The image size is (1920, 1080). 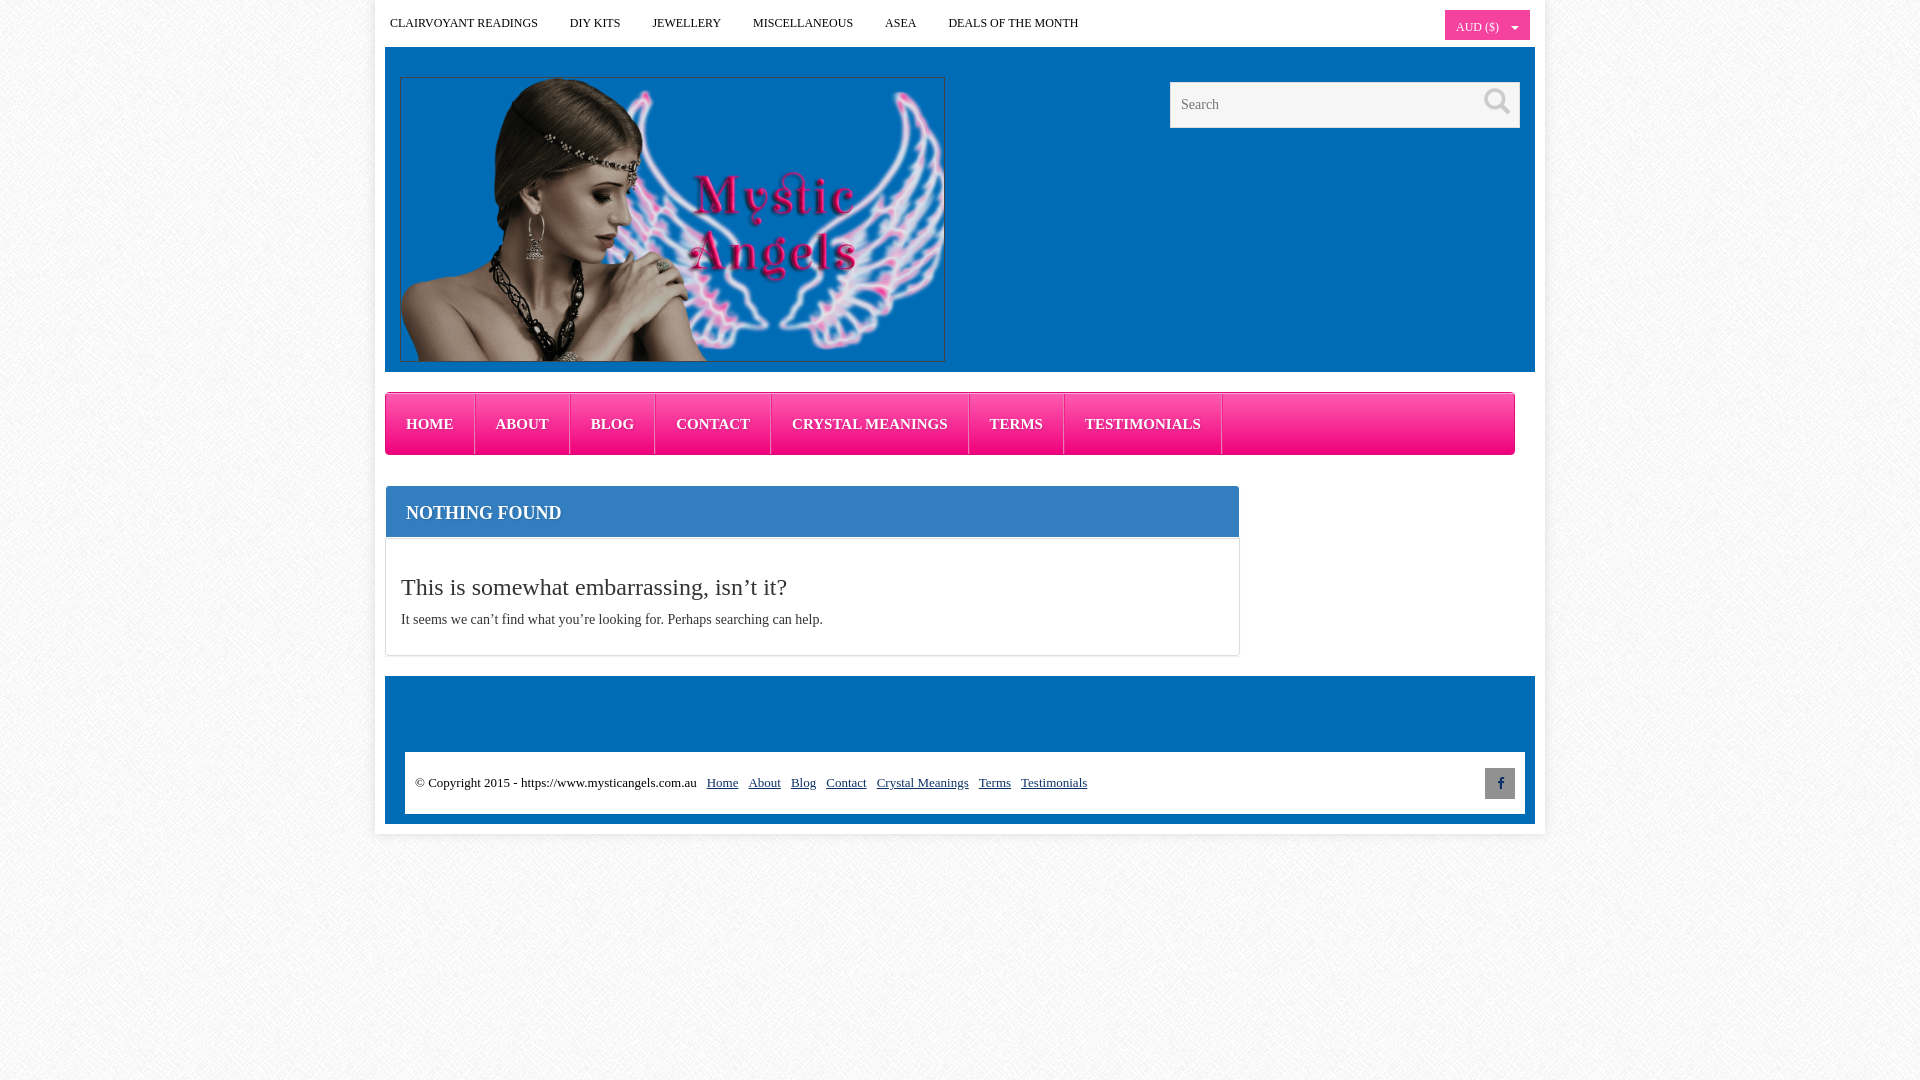 I want to click on 'DIY KITS', so click(x=594, y=23).